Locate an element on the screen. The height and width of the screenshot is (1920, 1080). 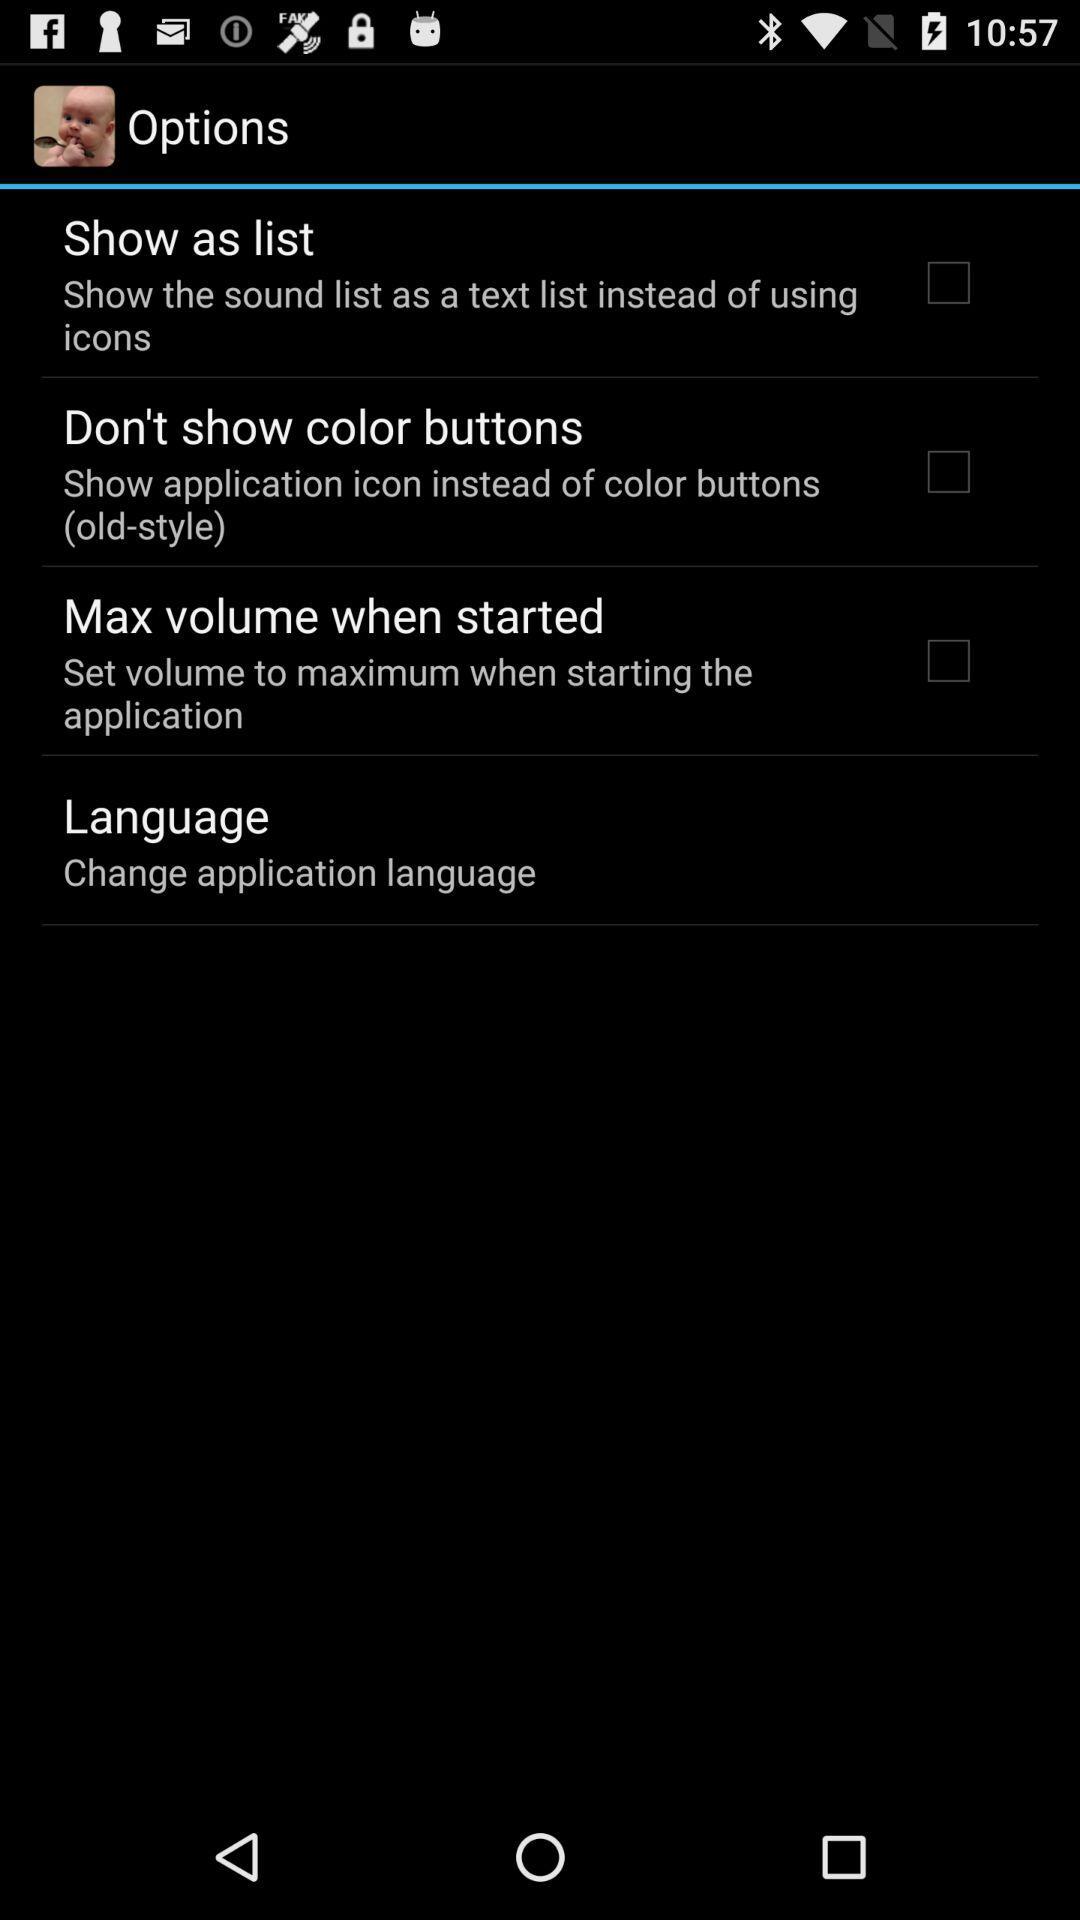
icon above the language app is located at coordinates (463, 692).